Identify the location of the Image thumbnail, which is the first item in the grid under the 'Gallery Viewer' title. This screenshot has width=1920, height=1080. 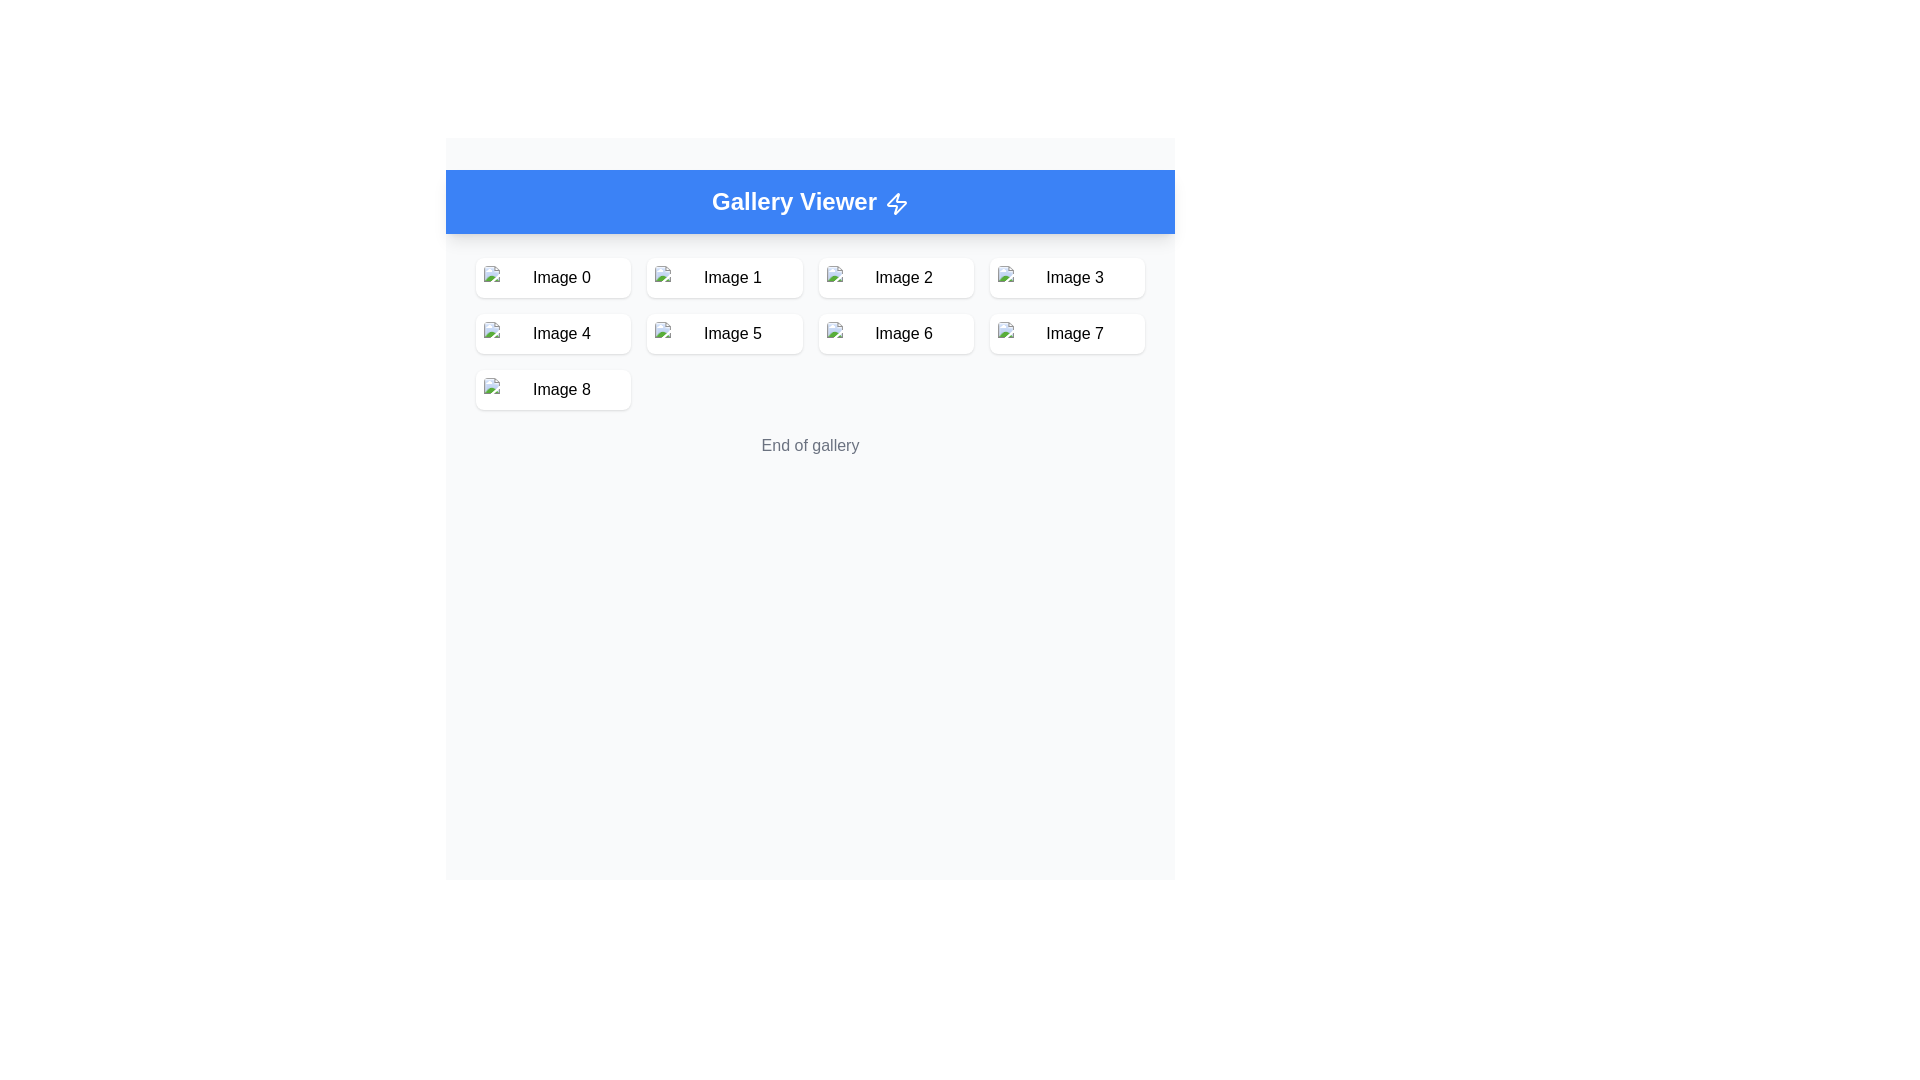
(553, 277).